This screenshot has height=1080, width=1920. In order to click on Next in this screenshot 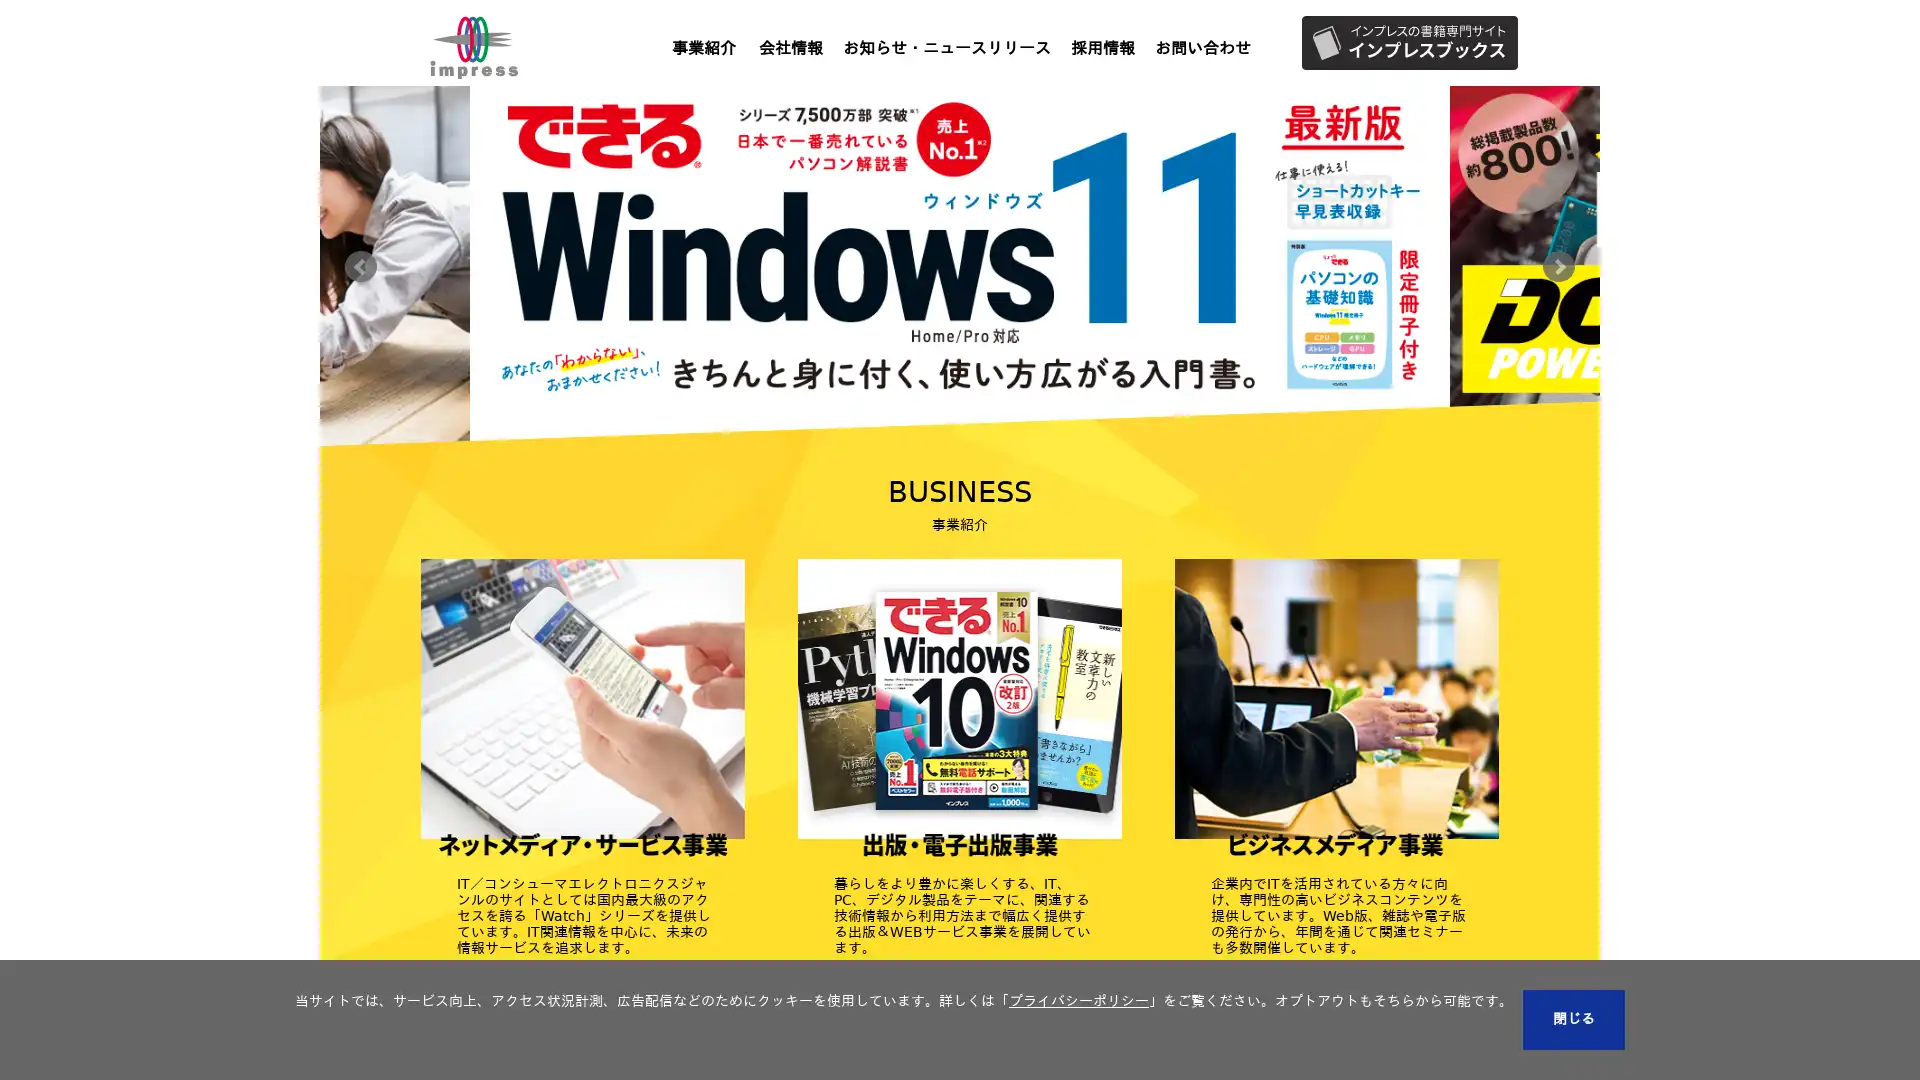, I will do `click(1558, 265)`.